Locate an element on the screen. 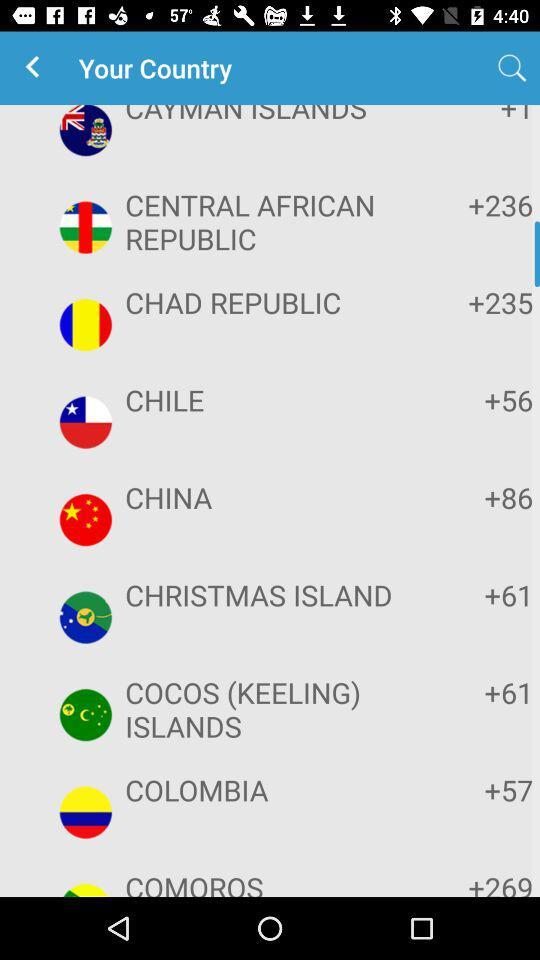  the cocos (keeling) islands is located at coordinates (267, 709).